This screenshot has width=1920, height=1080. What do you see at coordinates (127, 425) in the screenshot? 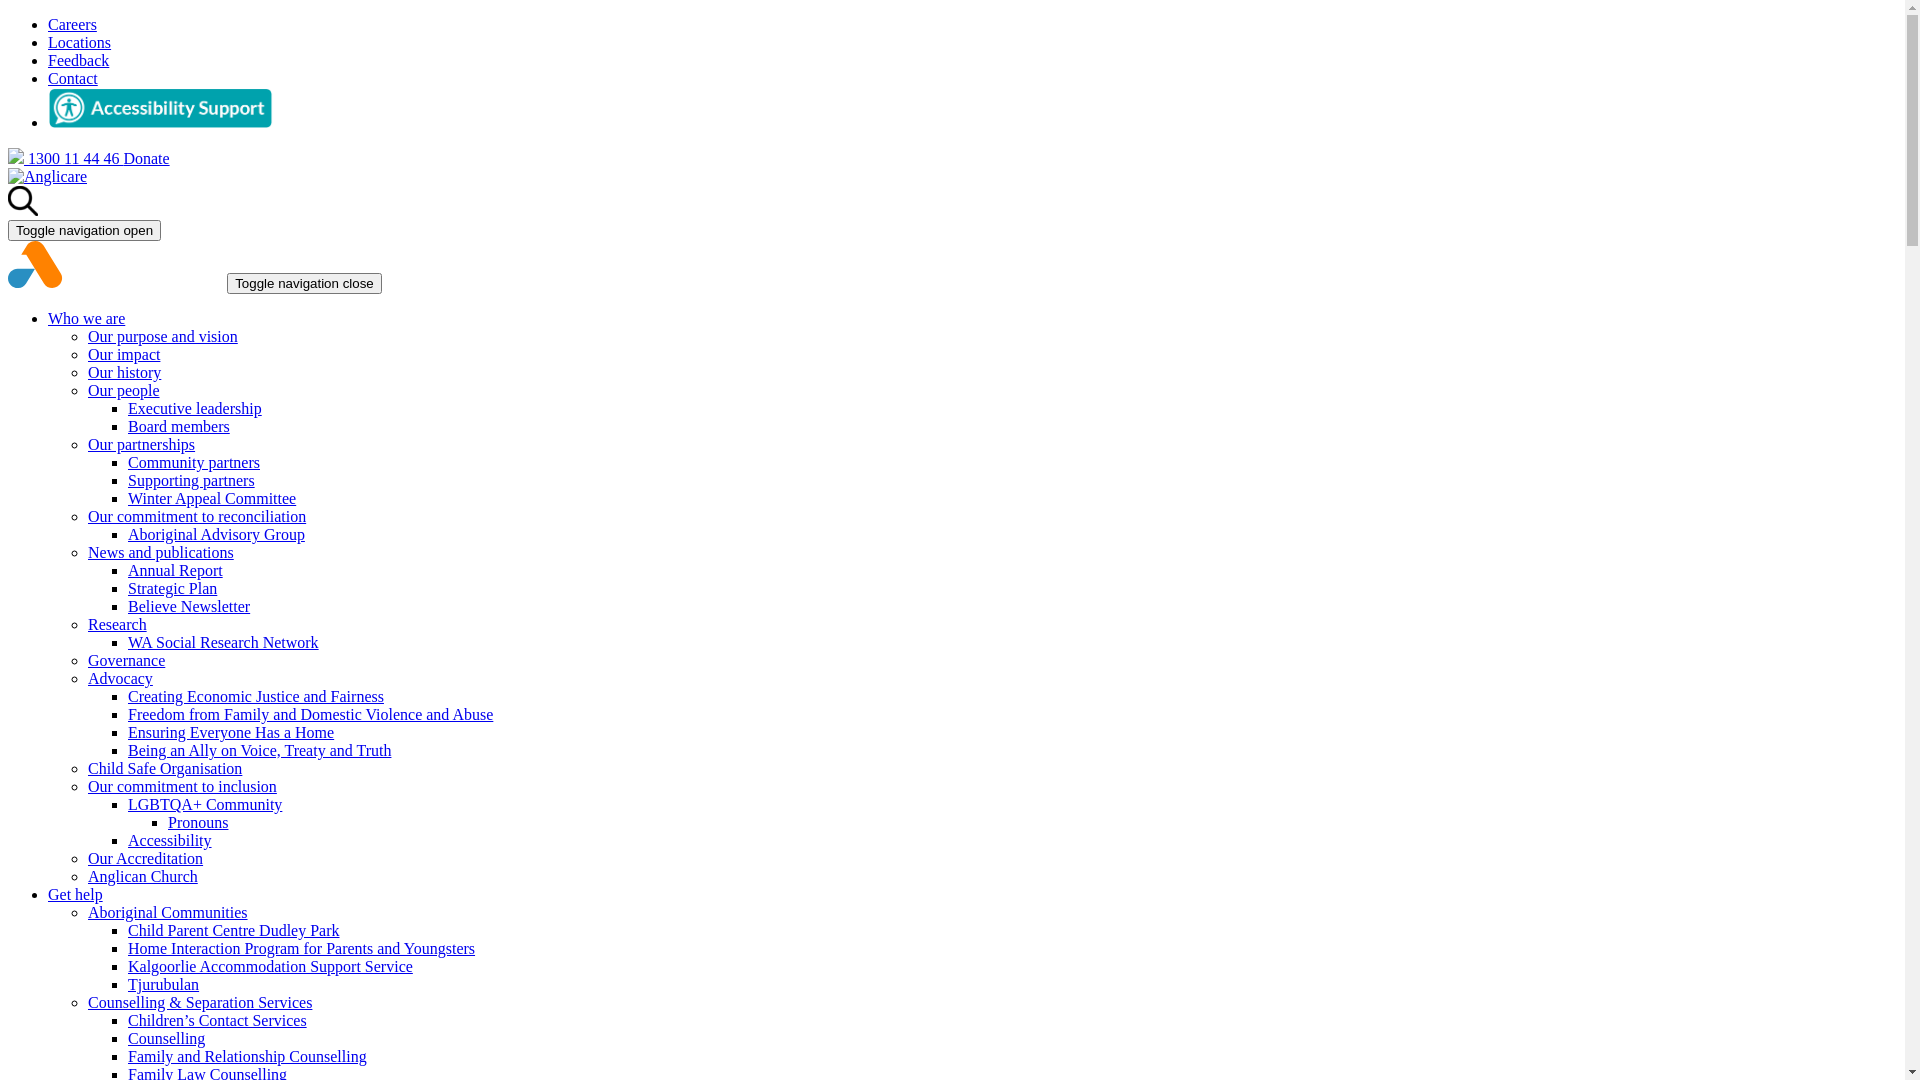
I see `'Board members'` at bounding box center [127, 425].